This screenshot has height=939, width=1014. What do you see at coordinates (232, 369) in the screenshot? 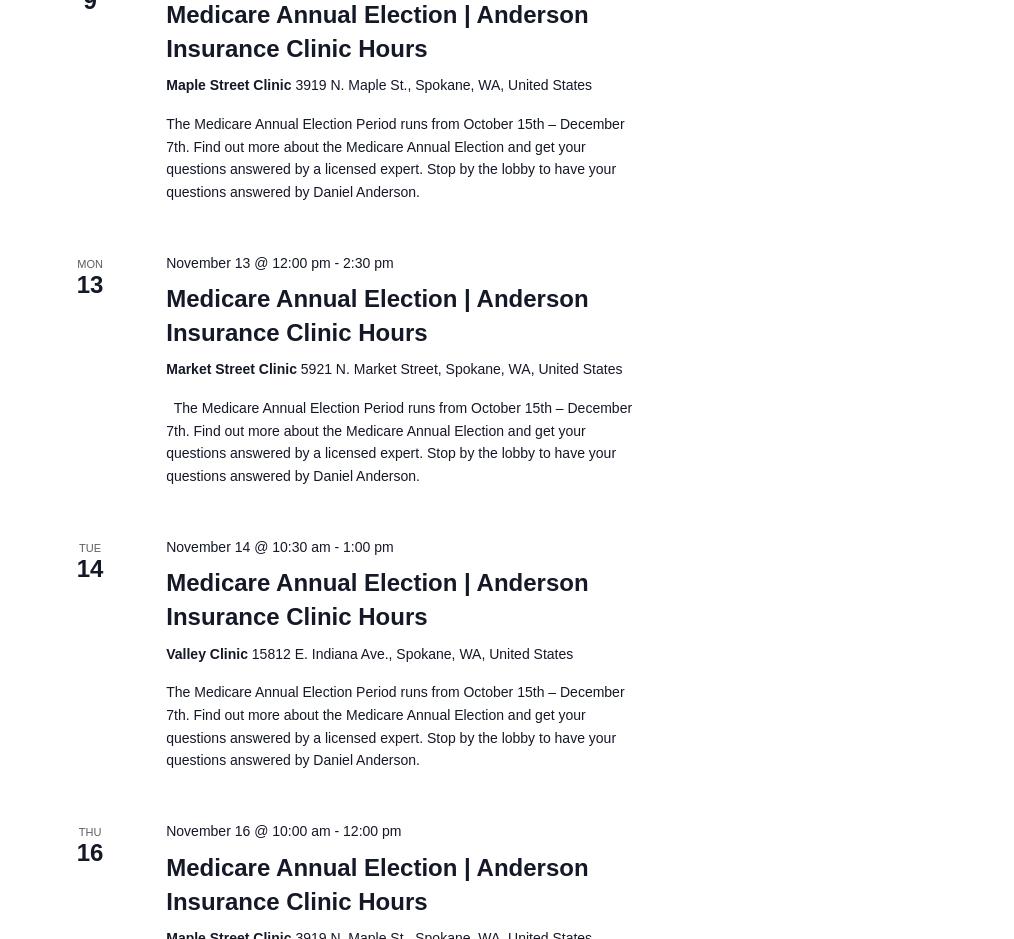
I see `'Market Street Clinic'` at bounding box center [232, 369].